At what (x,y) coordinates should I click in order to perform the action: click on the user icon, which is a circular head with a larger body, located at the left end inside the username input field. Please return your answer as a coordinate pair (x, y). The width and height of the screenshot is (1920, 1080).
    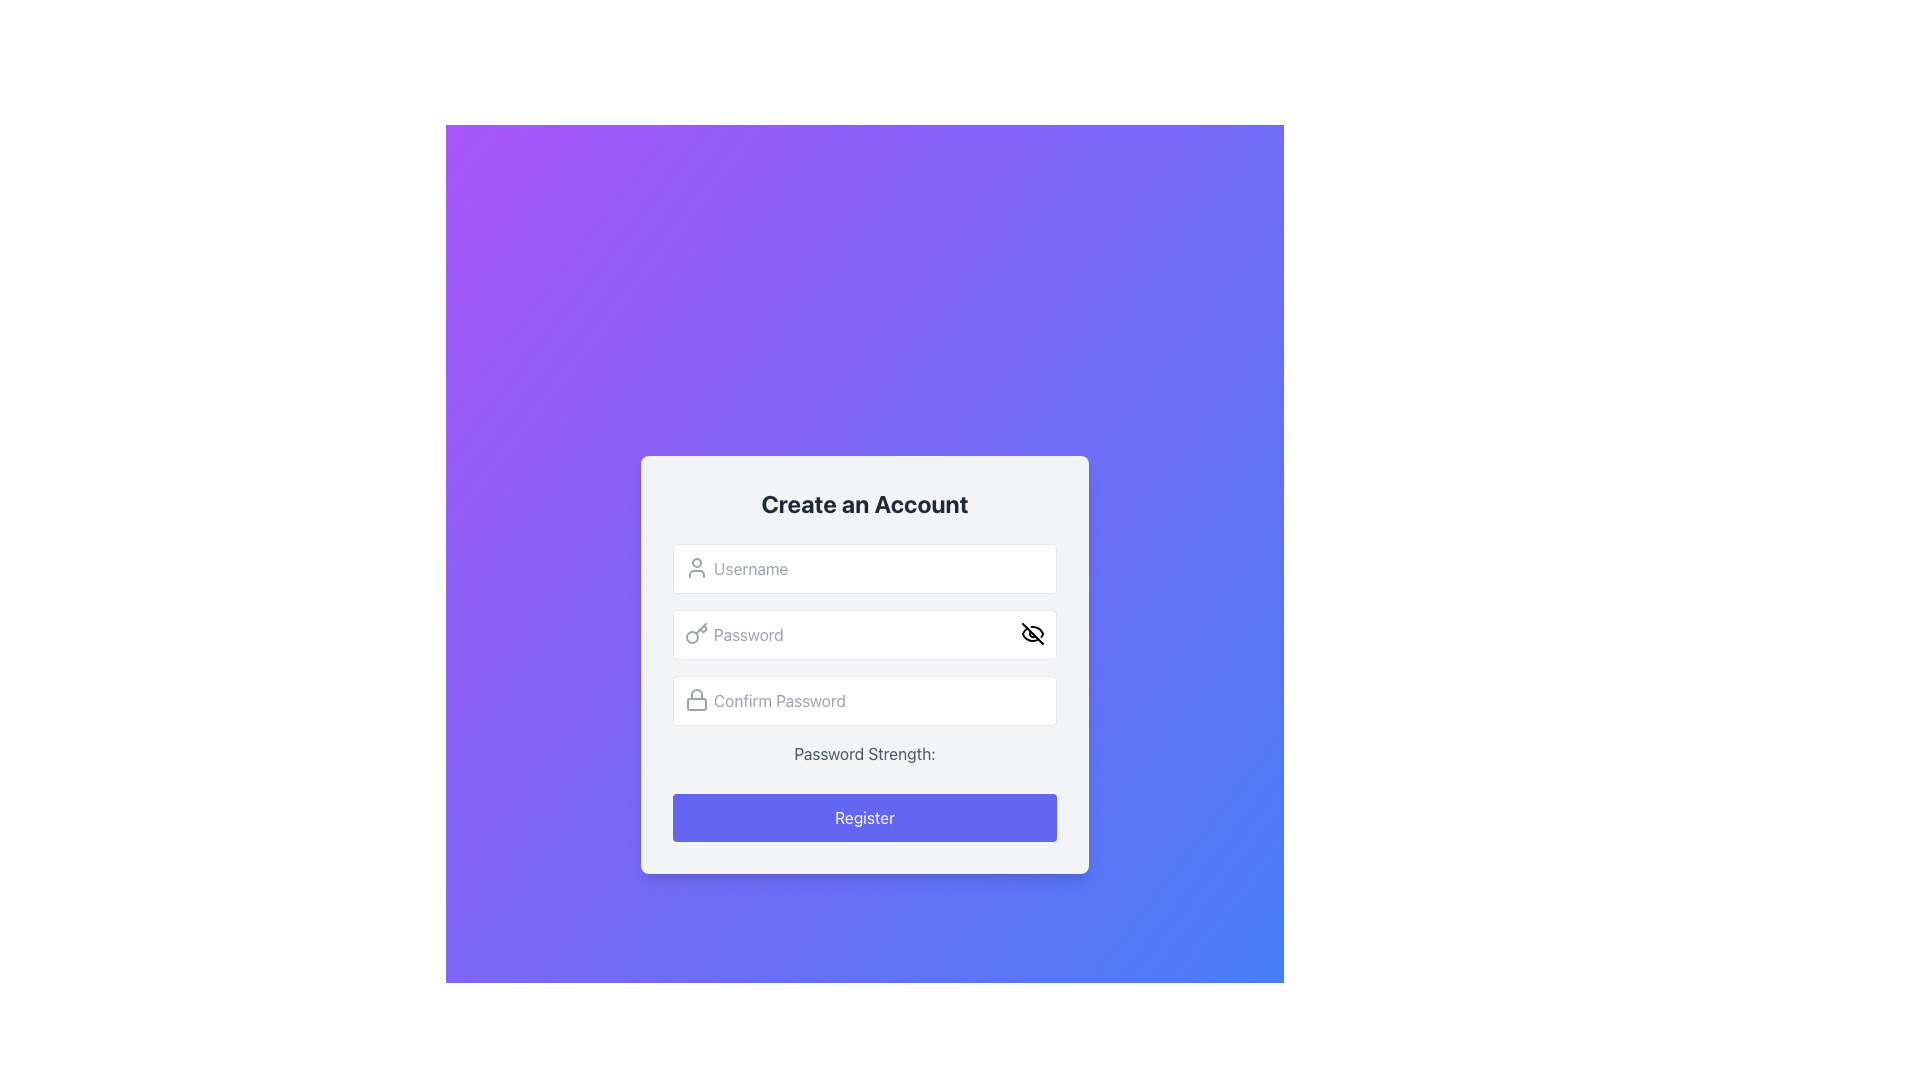
    Looking at the image, I should click on (696, 567).